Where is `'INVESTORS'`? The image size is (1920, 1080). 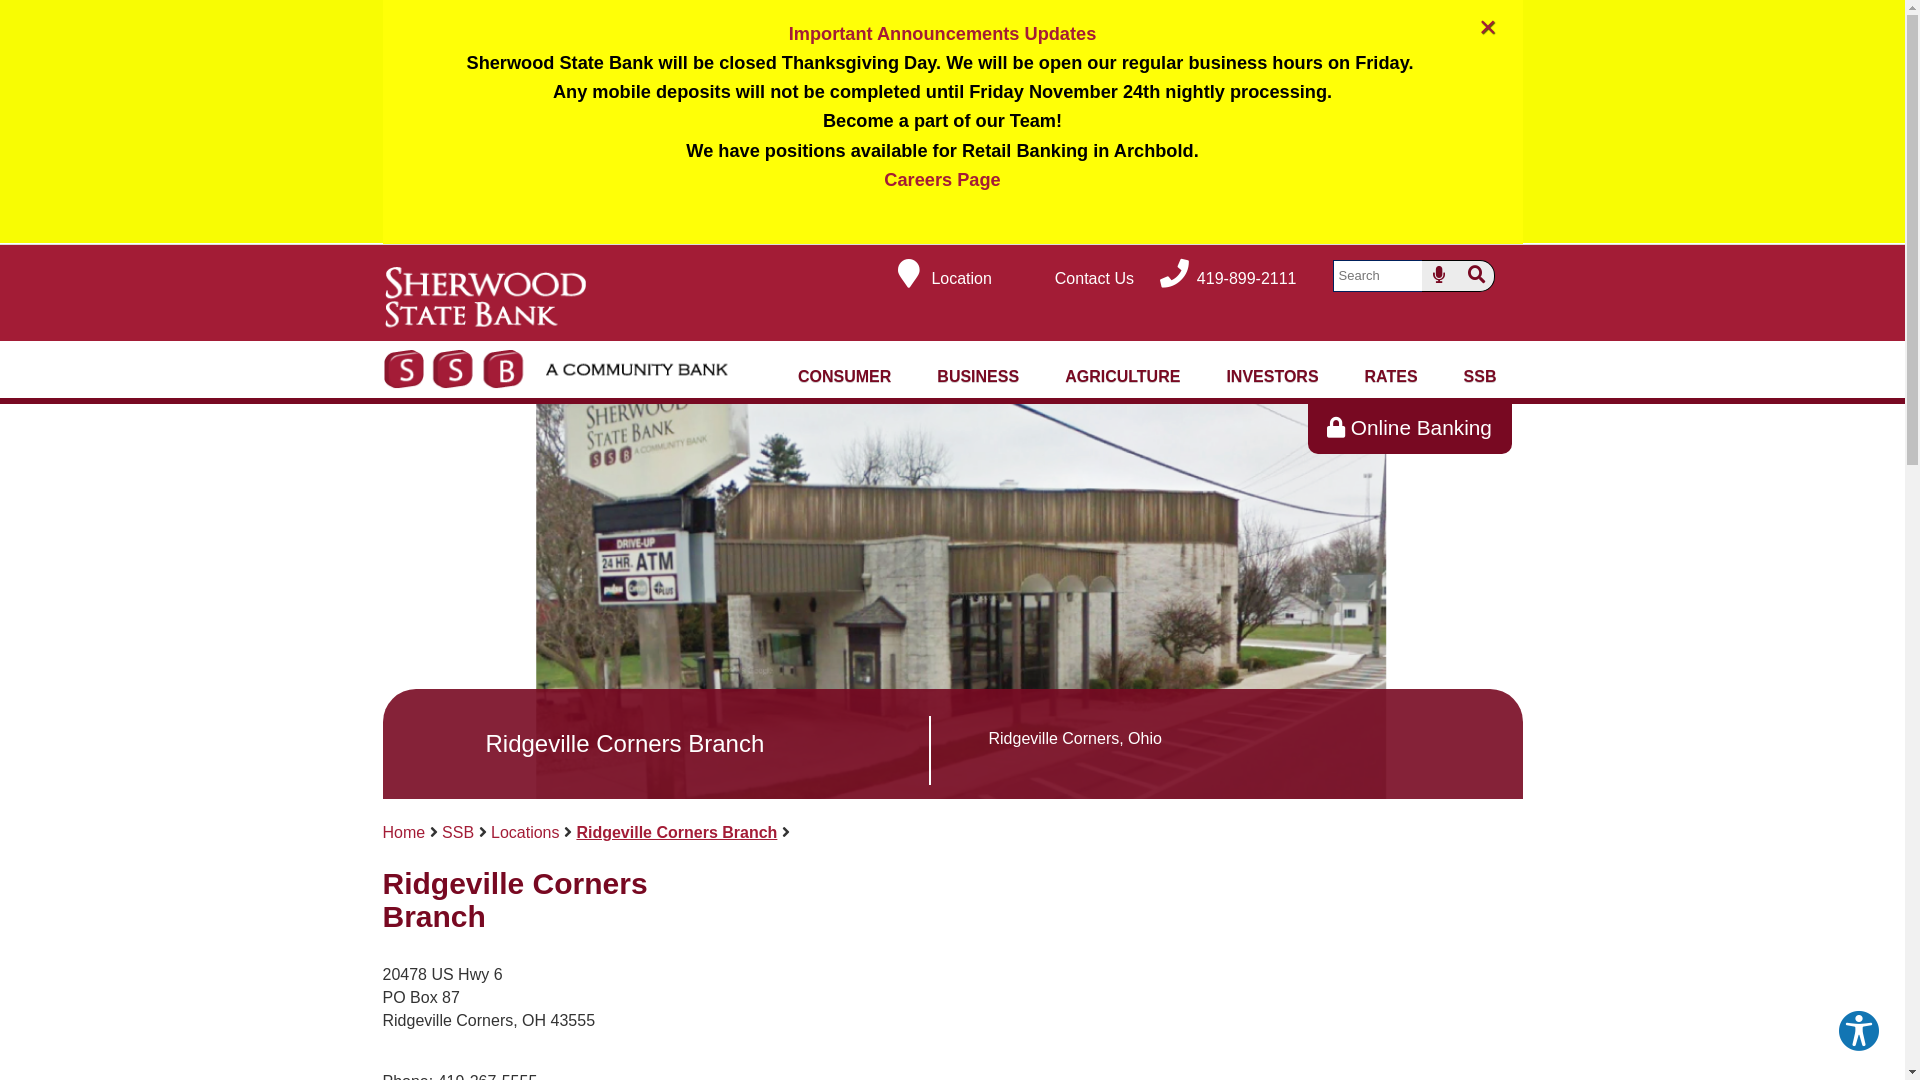
'INVESTORS' is located at coordinates (1271, 377).